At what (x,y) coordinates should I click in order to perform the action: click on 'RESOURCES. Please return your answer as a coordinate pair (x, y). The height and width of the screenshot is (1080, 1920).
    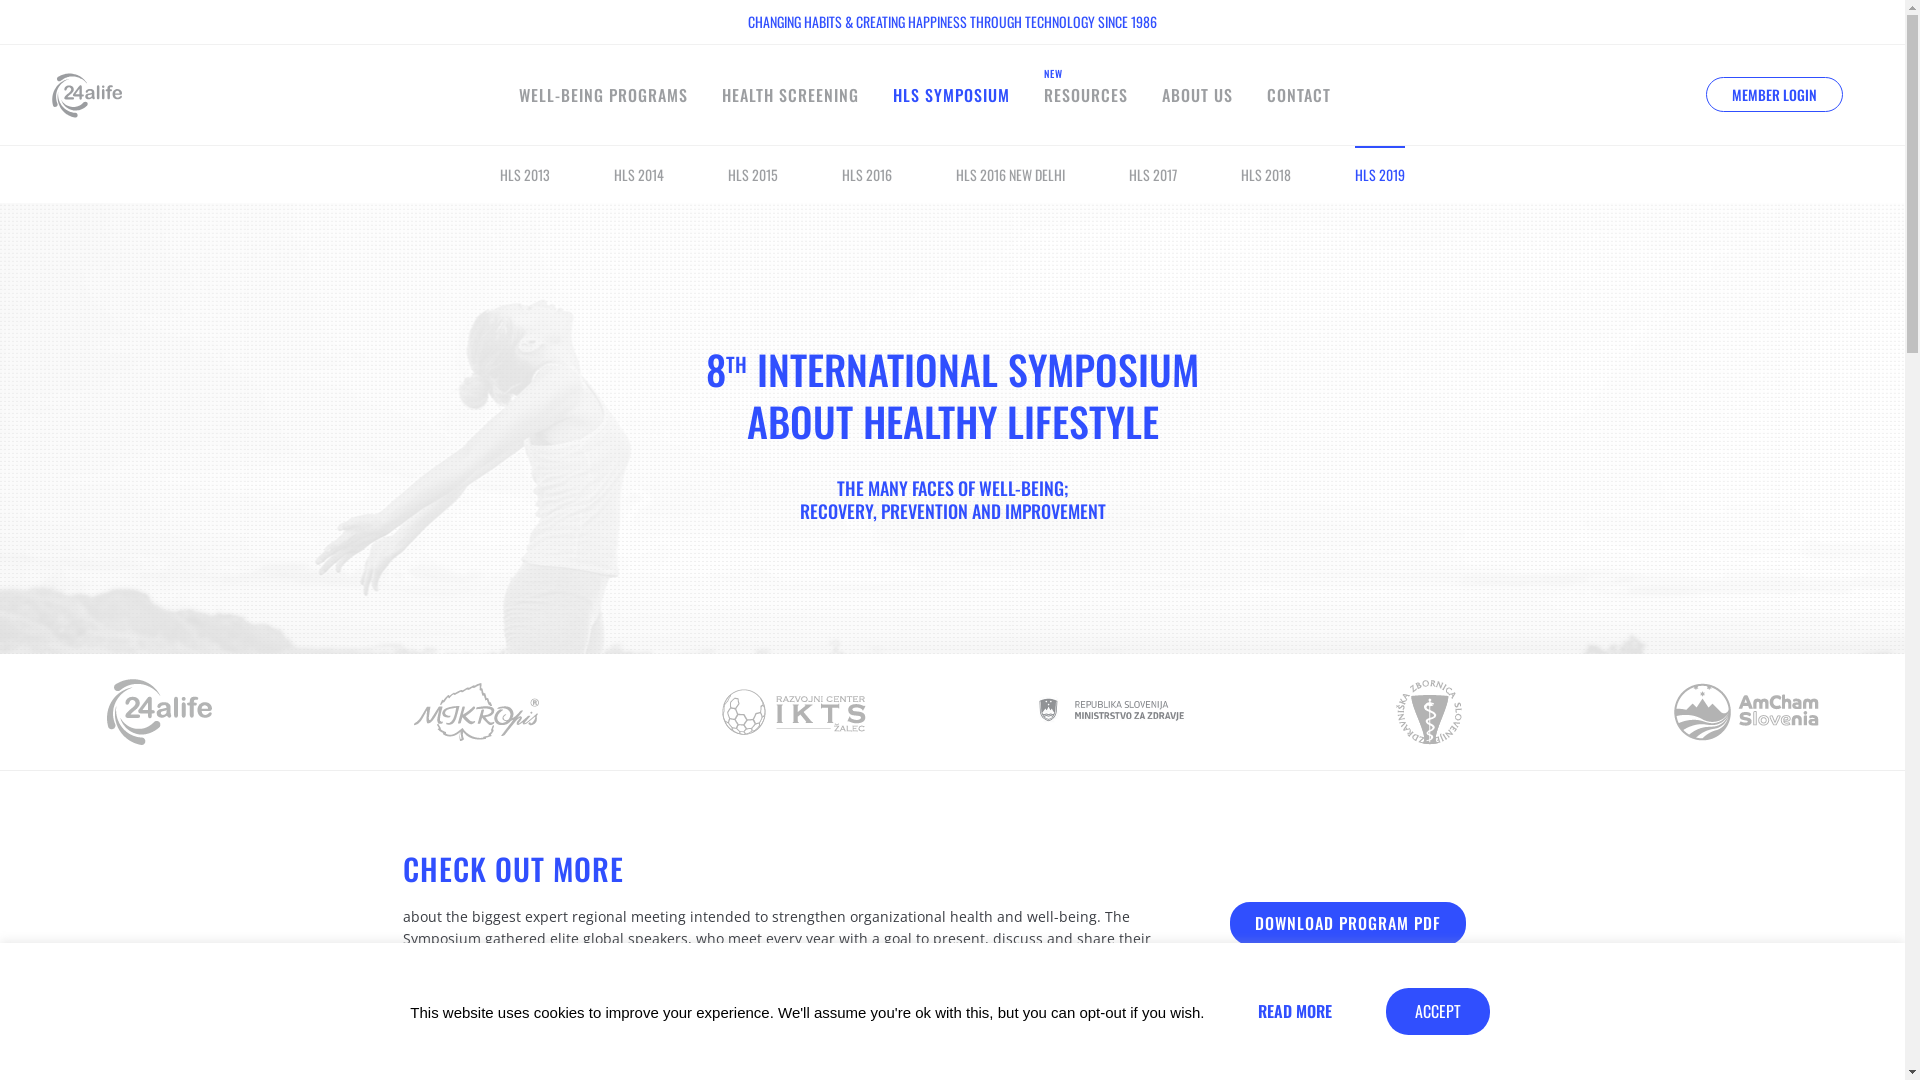
    Looking at the image, I should click on (1084, 95).